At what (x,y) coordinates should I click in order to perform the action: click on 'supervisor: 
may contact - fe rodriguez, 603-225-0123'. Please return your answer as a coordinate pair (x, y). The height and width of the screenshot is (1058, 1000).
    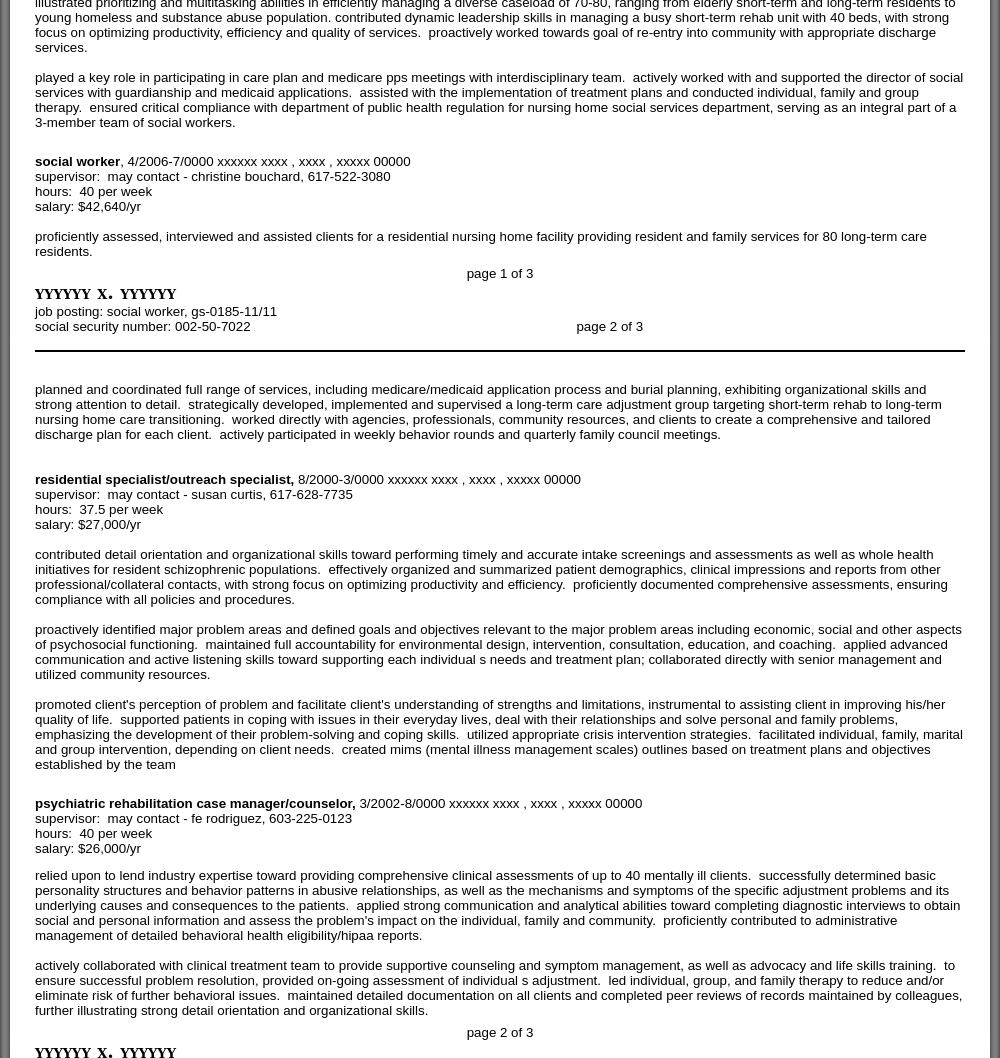
    Looking at the image, I should click on (192, 816).